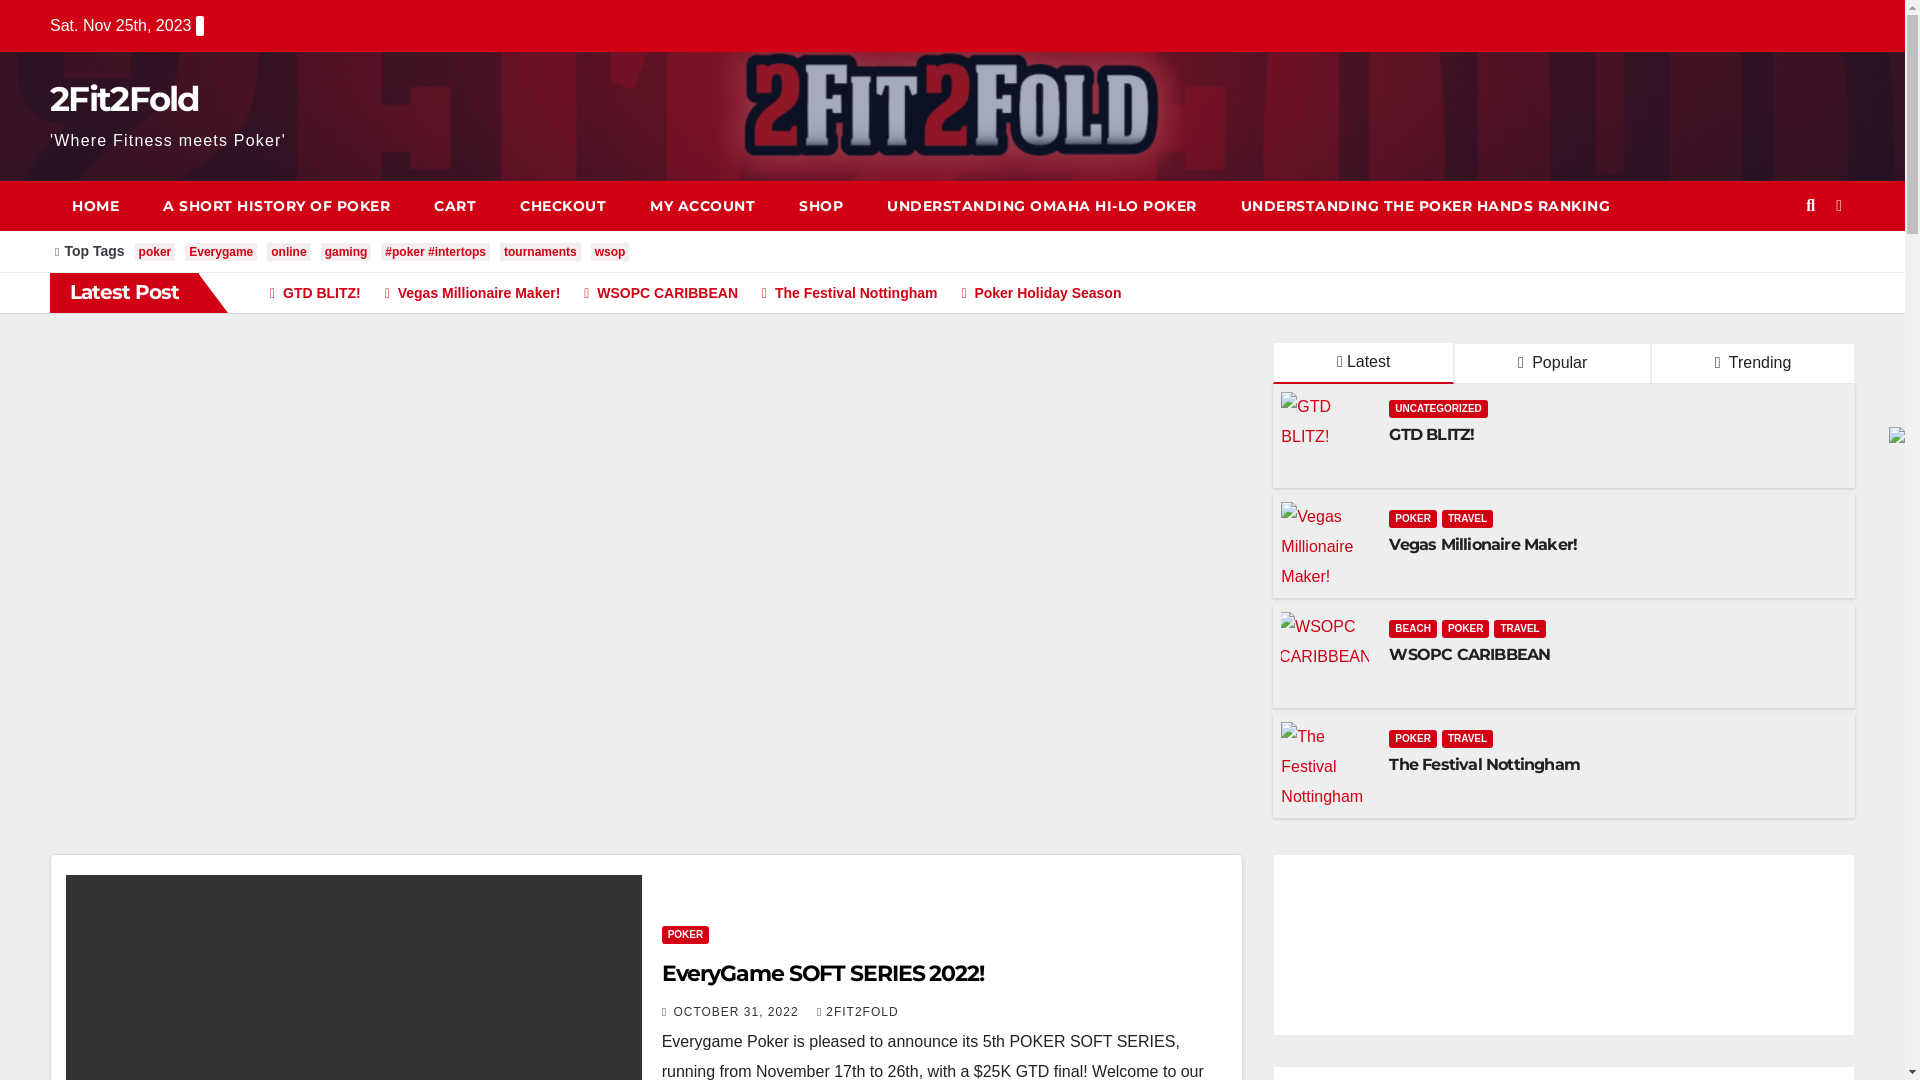  Describe the element at coordinates (1362, 363) in the screenshot. I see `'Latest'` at that location.